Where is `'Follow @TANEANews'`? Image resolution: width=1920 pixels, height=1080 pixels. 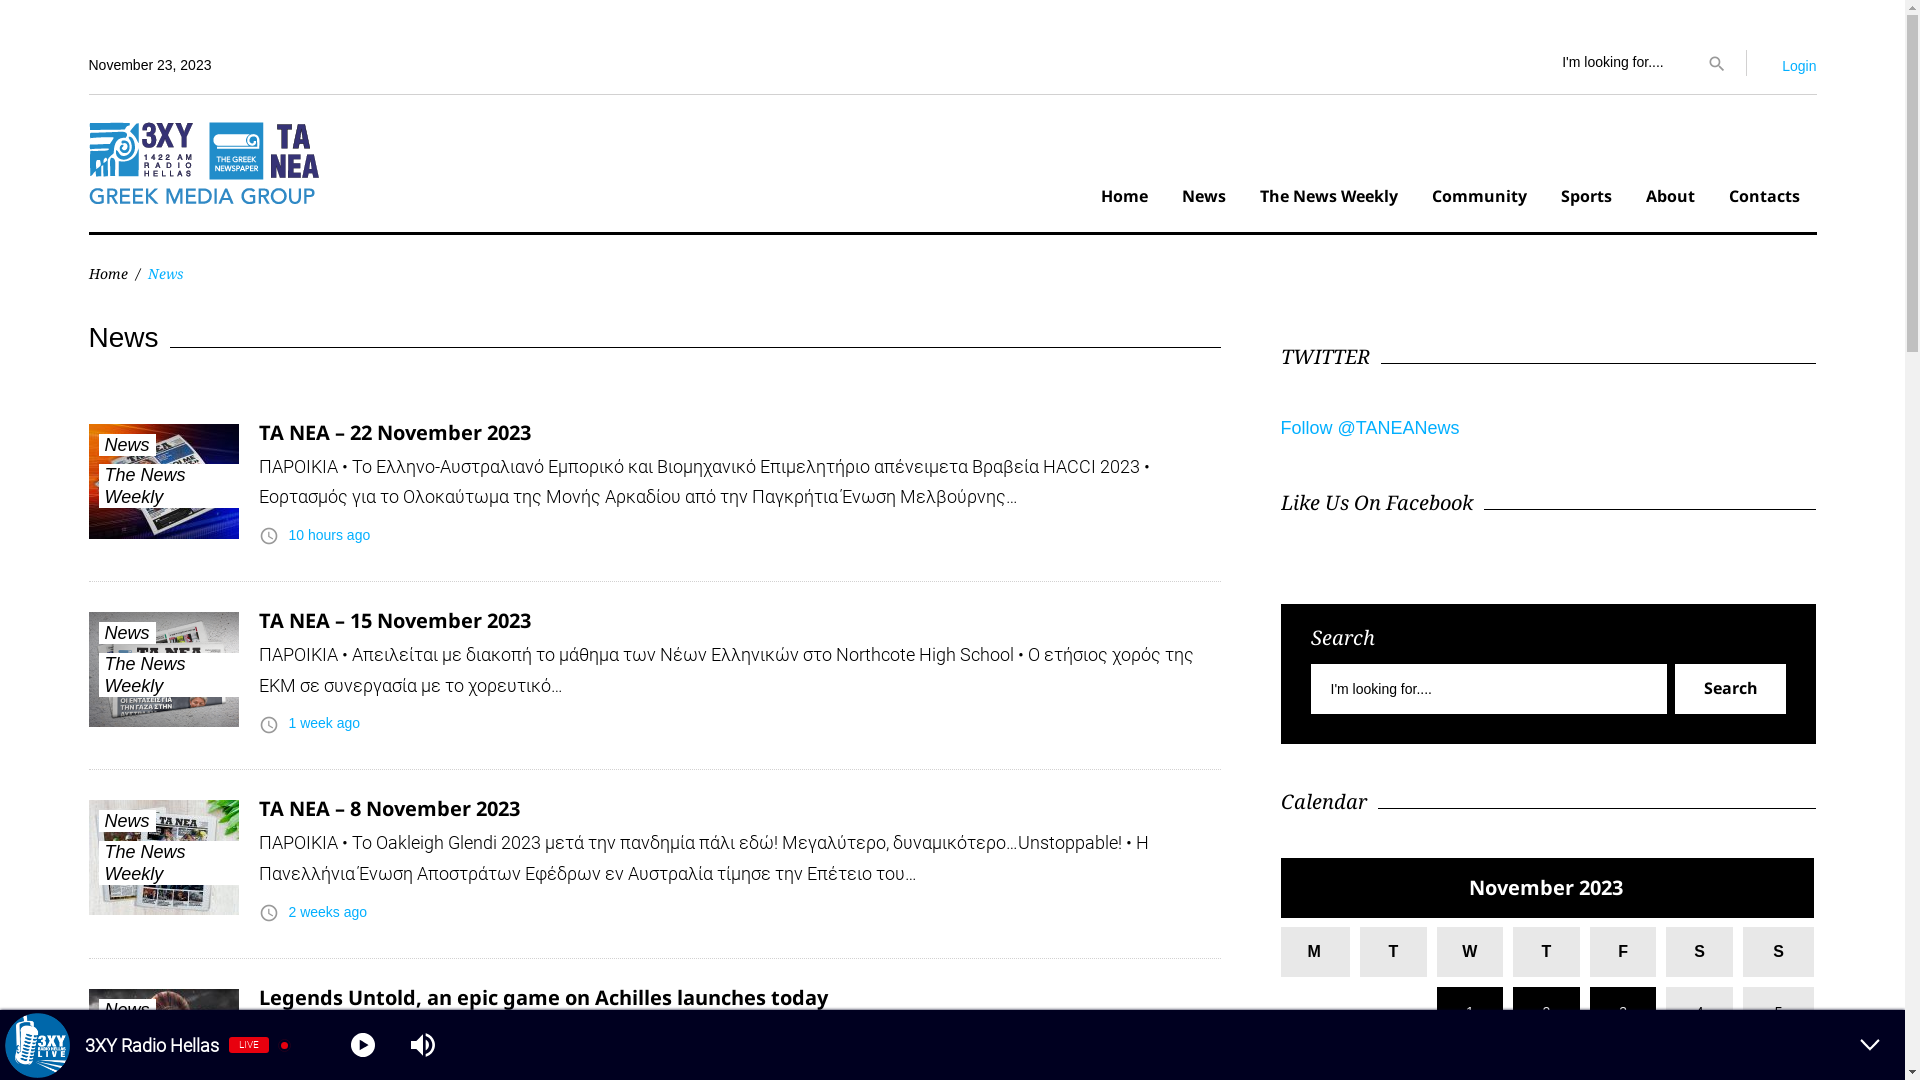
'Follow @TANEANews' is located at coordinates (1368, 427).